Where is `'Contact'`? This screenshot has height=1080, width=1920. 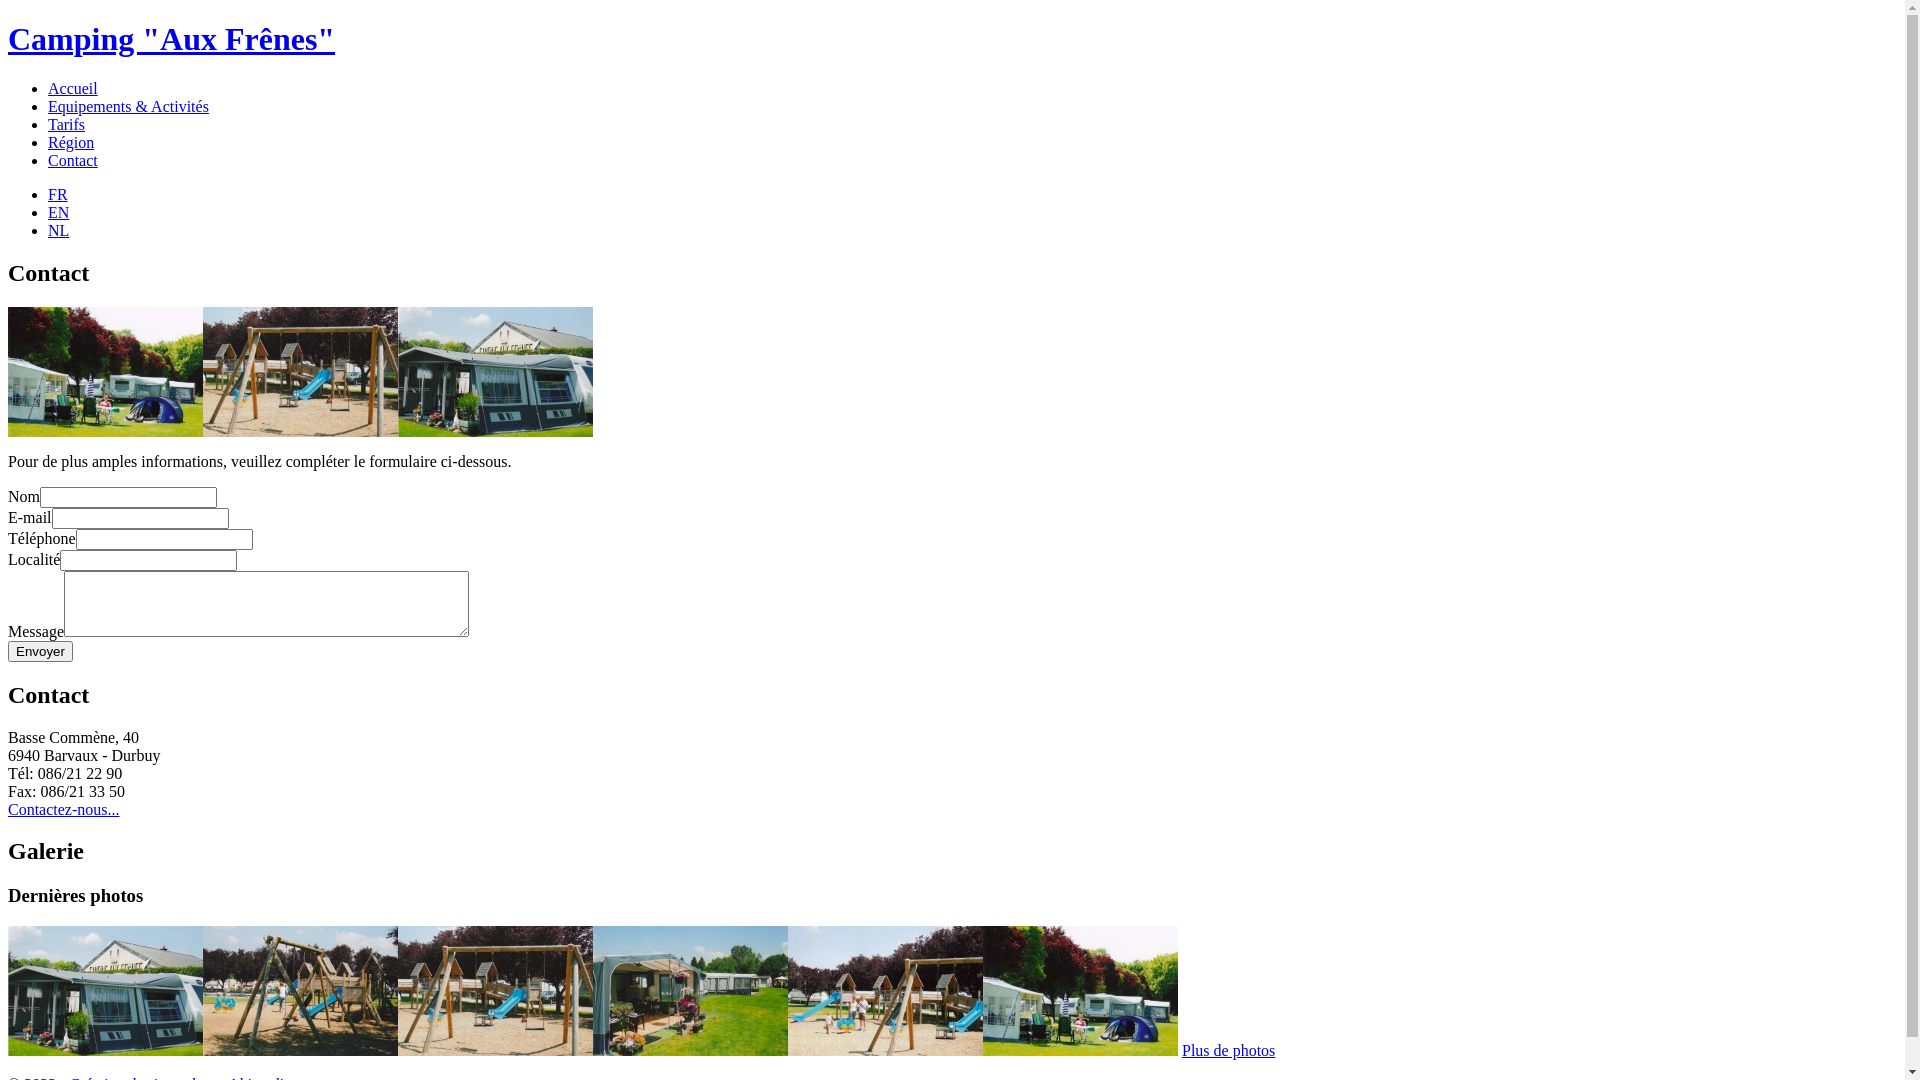 'Contact' is located at coordinates (72, 159).